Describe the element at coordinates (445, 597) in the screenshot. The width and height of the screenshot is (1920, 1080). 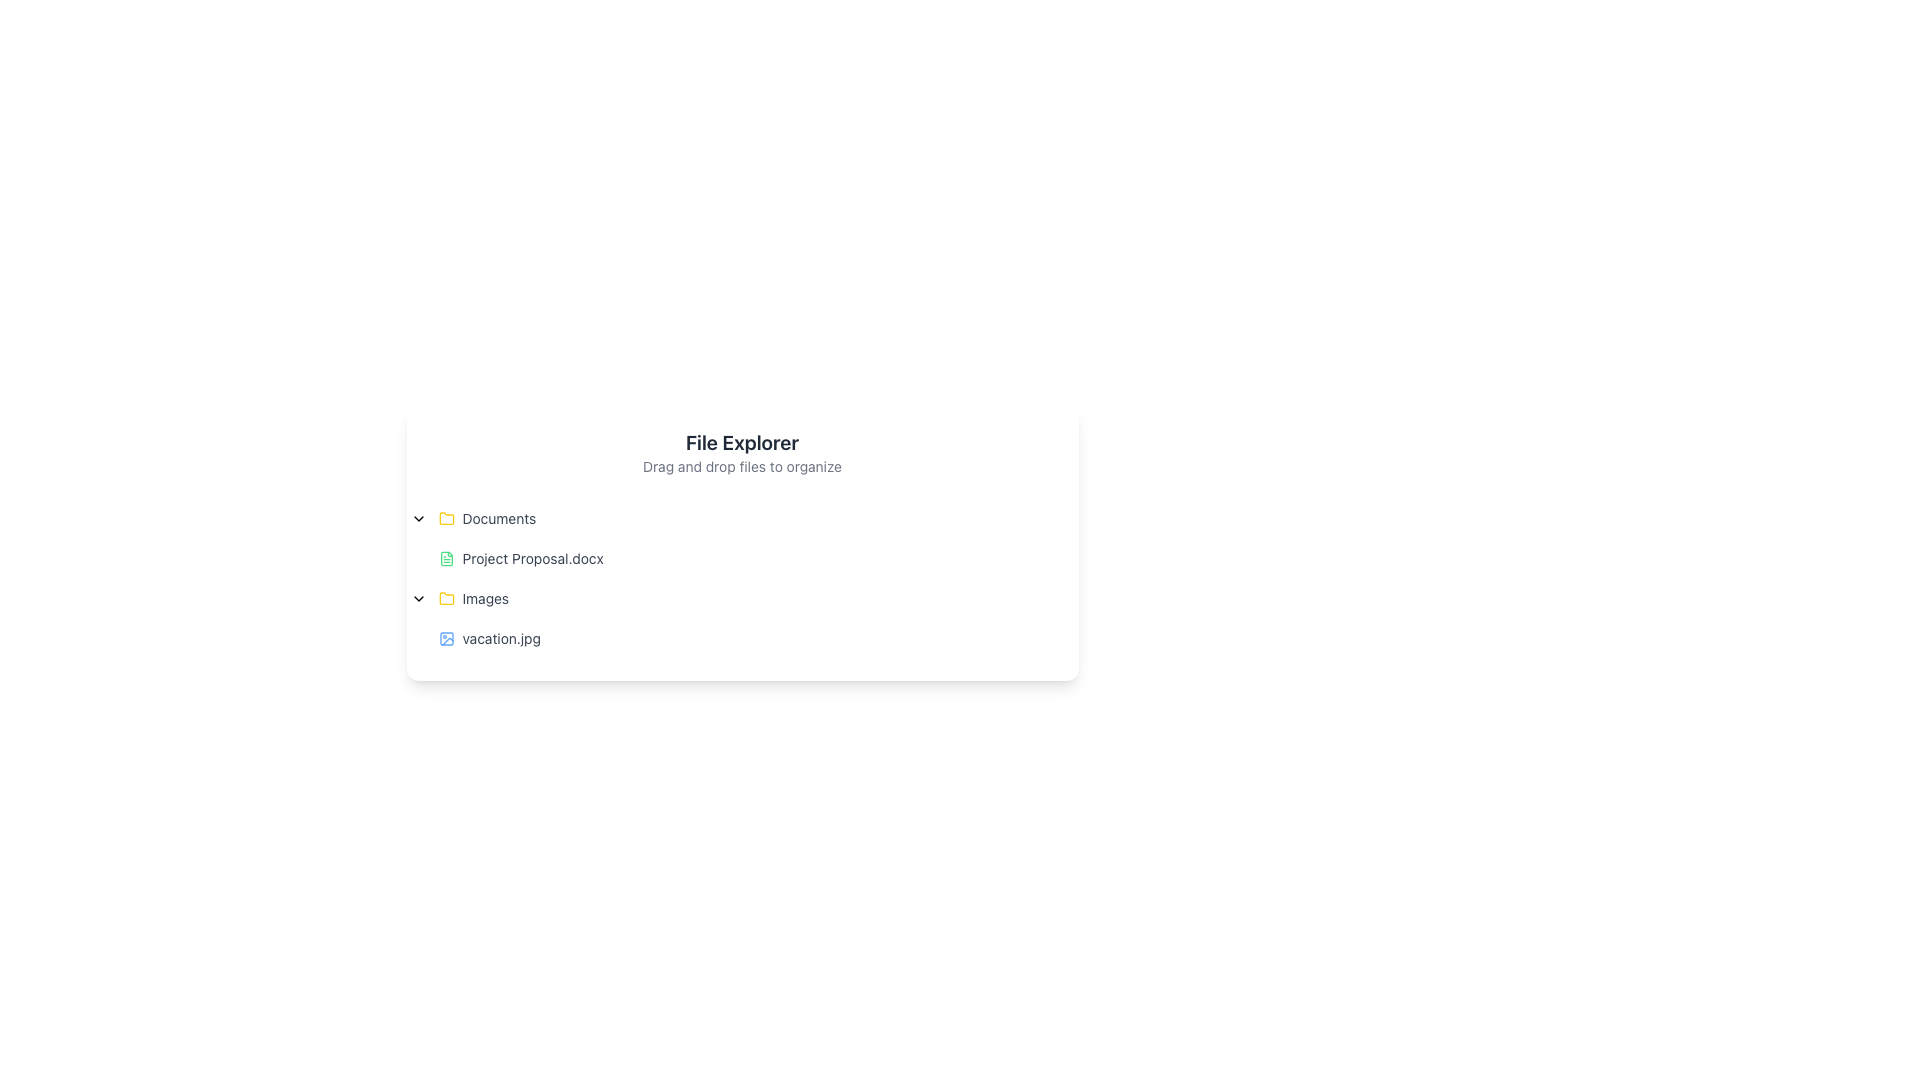
I see `the yellow folder icon located in the left column of the File Explorer interface next to the 'Documents' folder name` at that location.